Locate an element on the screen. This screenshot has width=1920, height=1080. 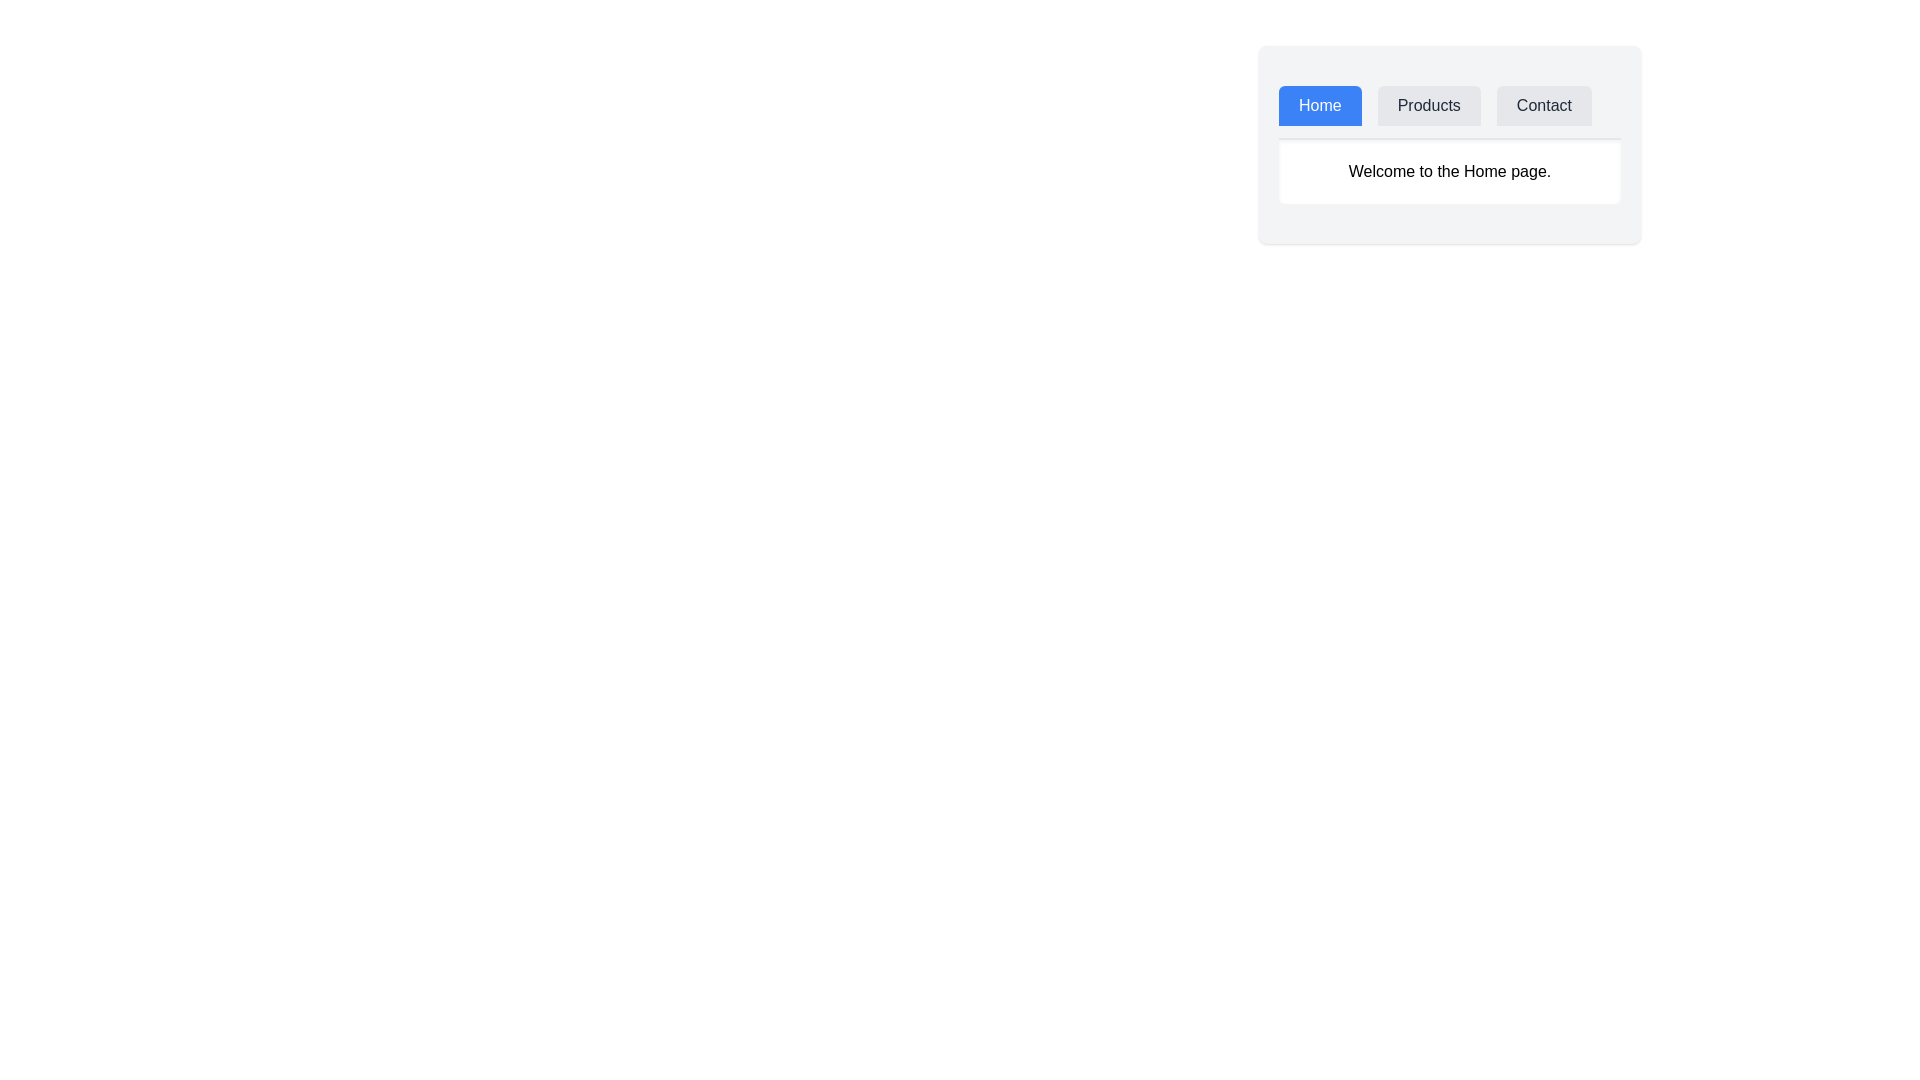
the tab labeled Contact to observe visual changes is located at coordinates (1543, 105).